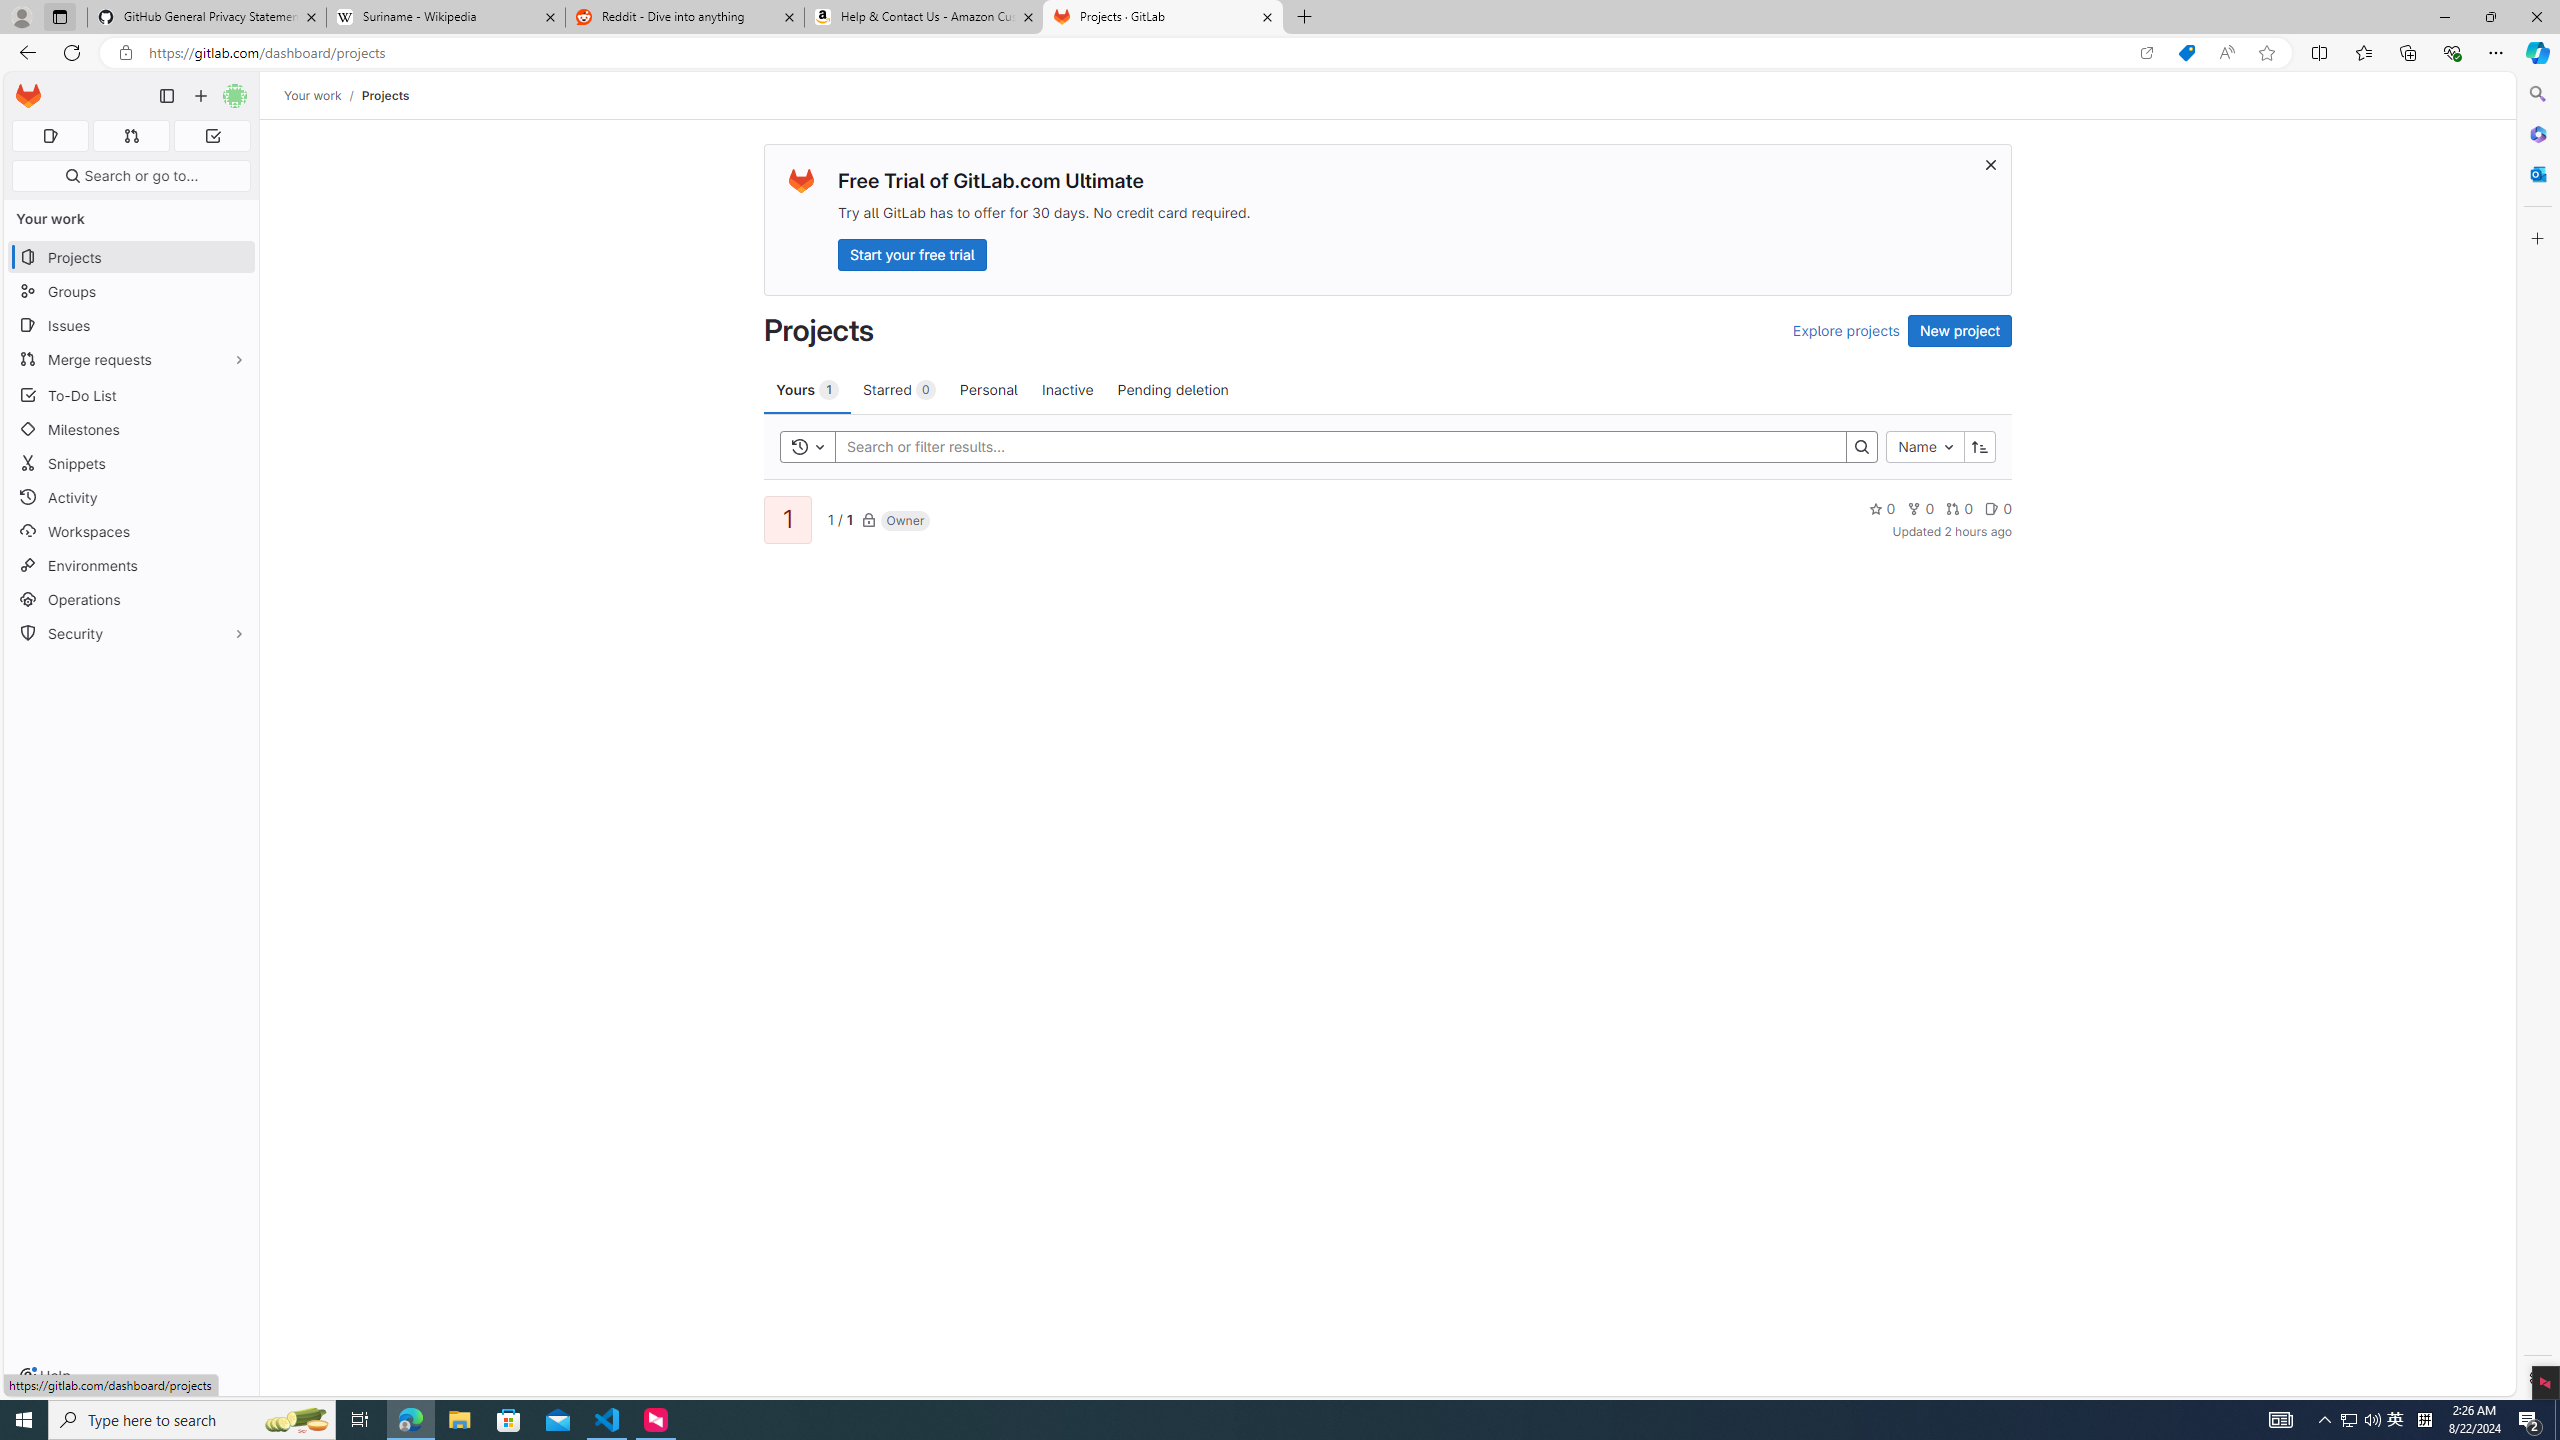 The height and width of the screenshot is (1440, 2560). What do you see at coordinates (207, 16) in the screenshot?
I see `'GitHub General Privacy Statement - GitHub Docs'` at bounding box center [207, 16].